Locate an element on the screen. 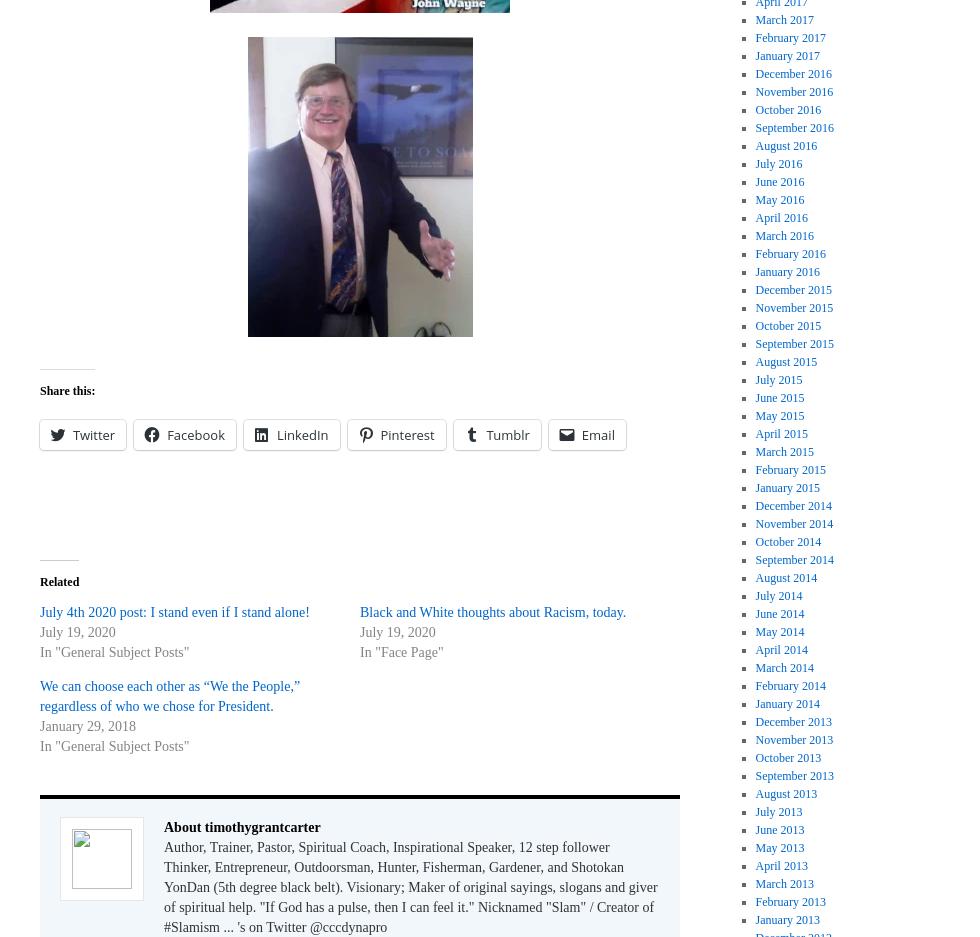 The width and height of the screenshot is (980, 937). 'May 2016' is located at coordinates (779, 199).